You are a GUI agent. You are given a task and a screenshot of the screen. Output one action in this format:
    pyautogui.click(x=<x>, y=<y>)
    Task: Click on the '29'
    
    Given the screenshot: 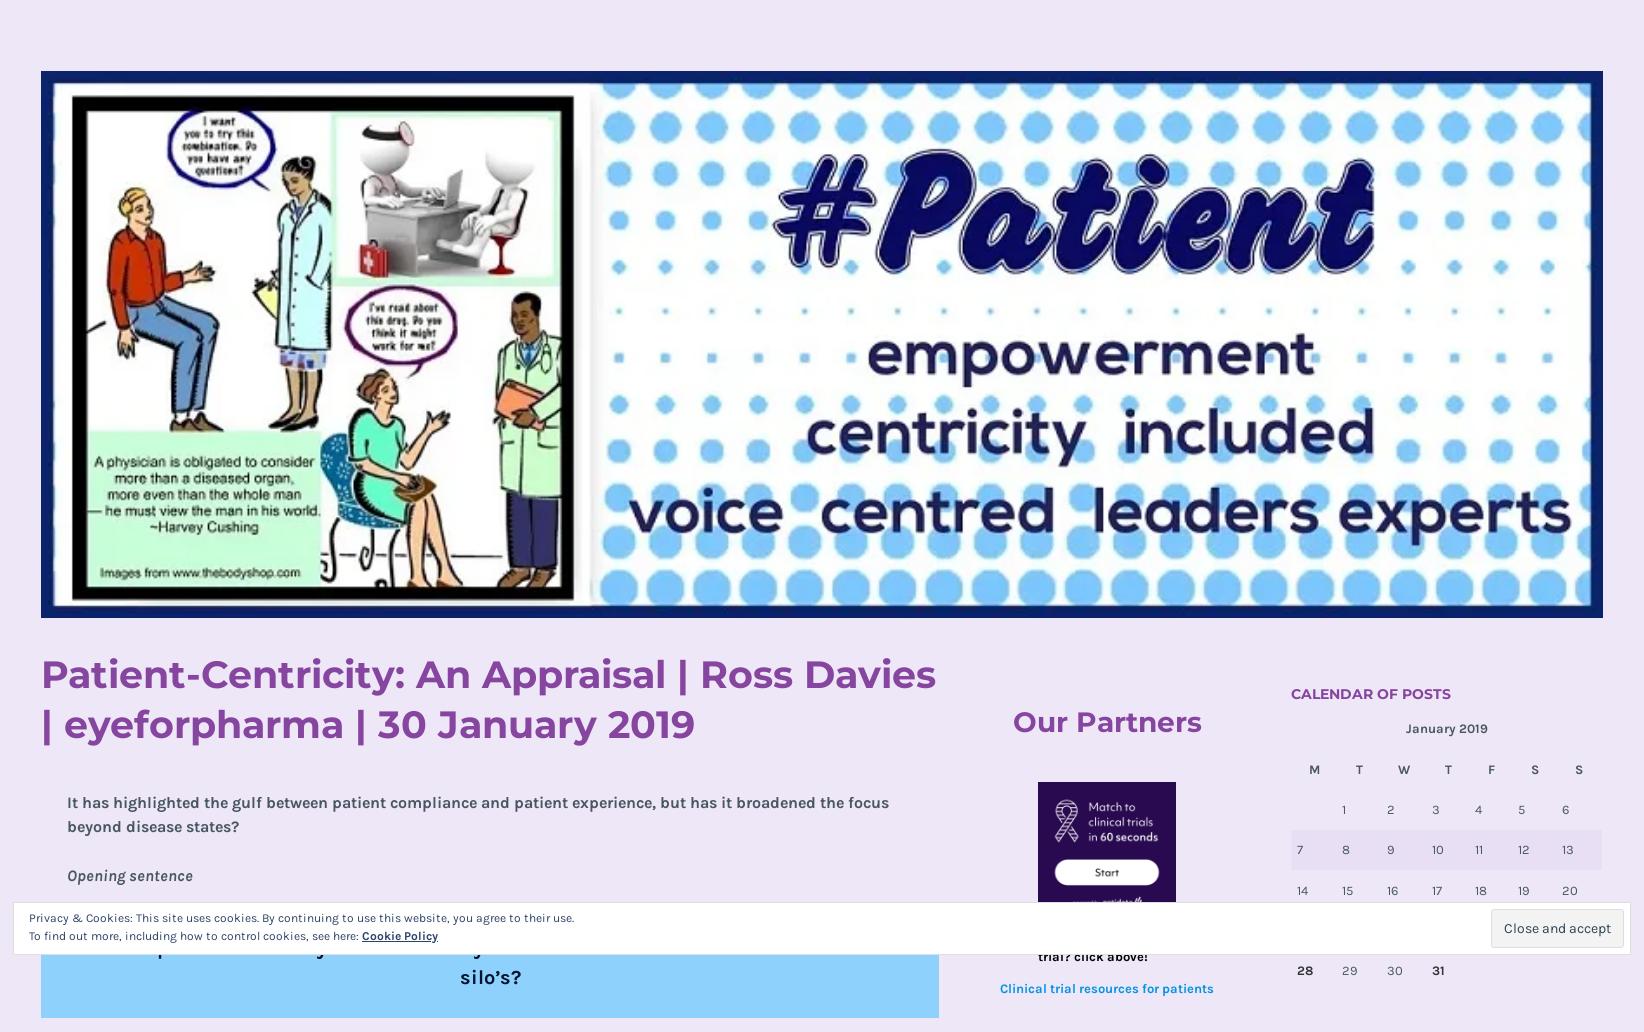 What is the action you would take?
    pyautogui.click(x=1348, y=969)
    